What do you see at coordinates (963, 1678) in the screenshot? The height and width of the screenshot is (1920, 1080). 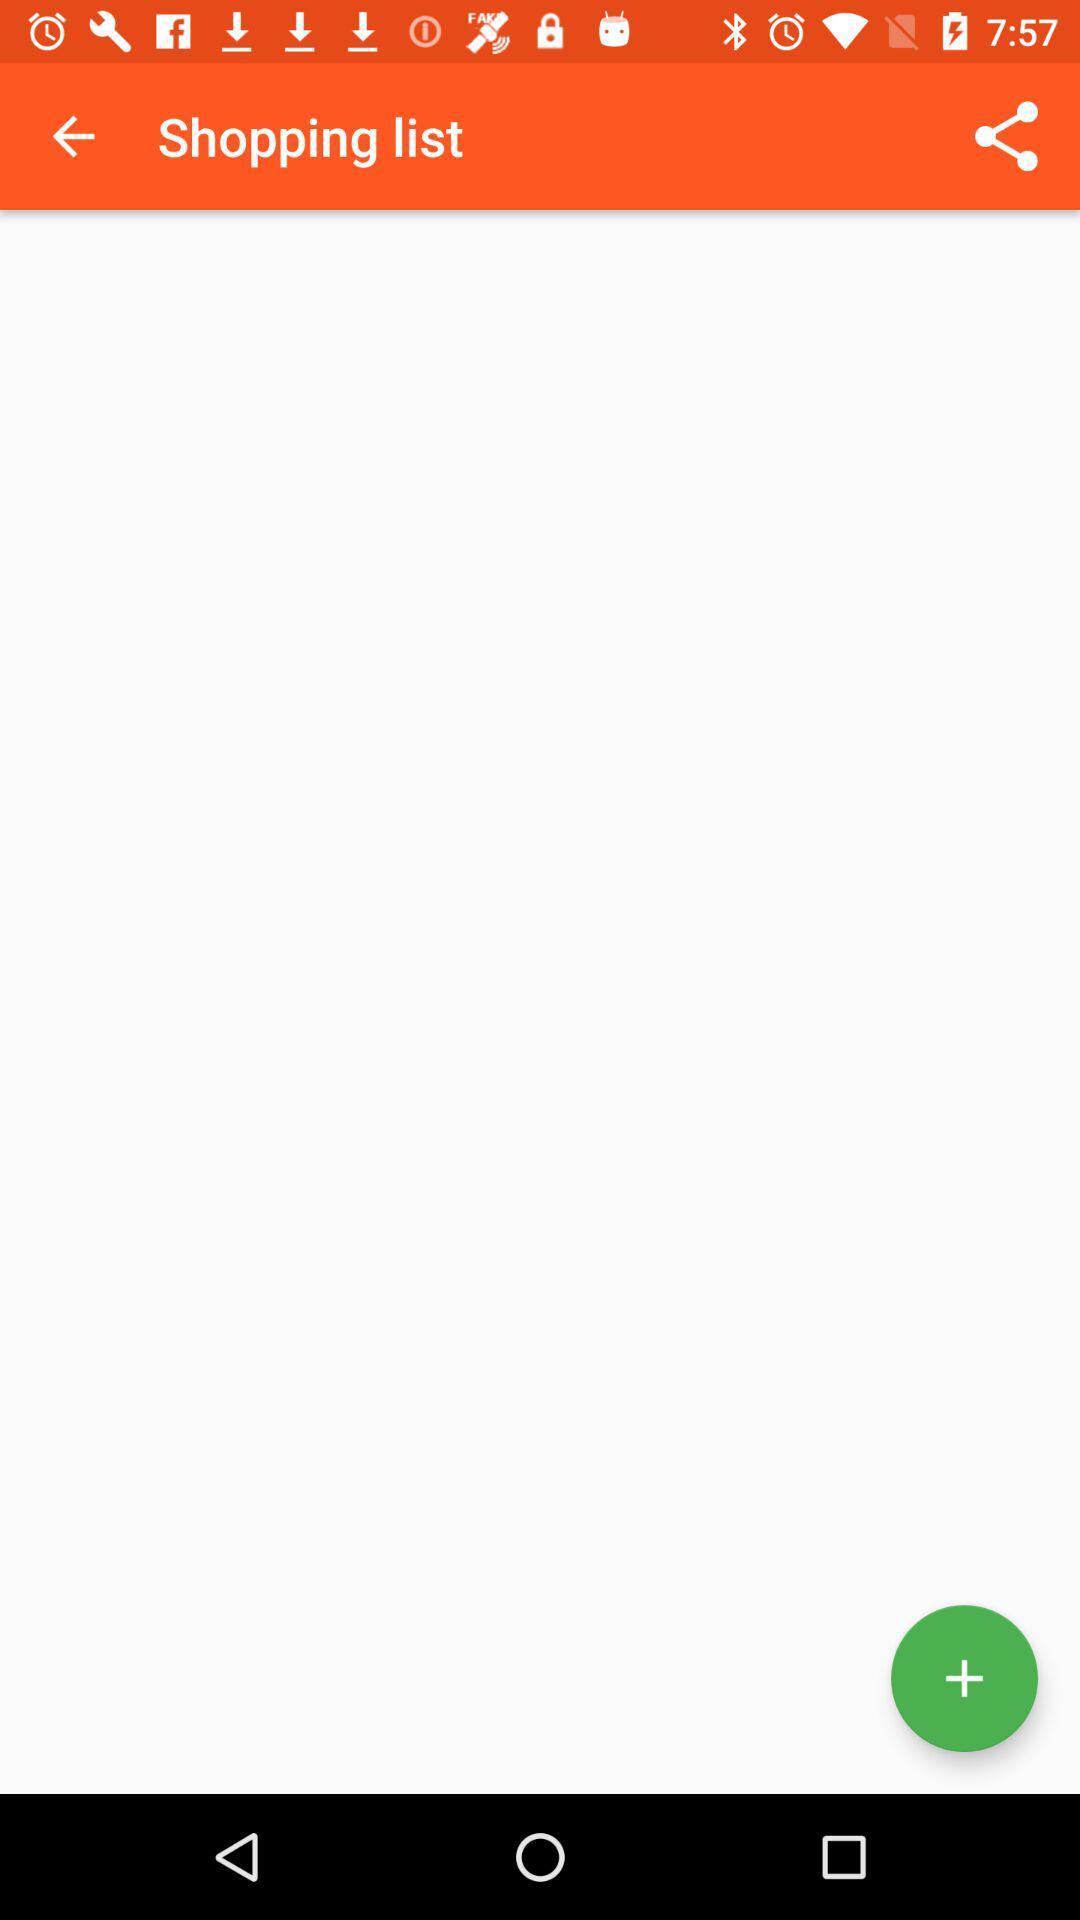 I see `the item at the bottom right corner` at bounding box center [963, 1678].